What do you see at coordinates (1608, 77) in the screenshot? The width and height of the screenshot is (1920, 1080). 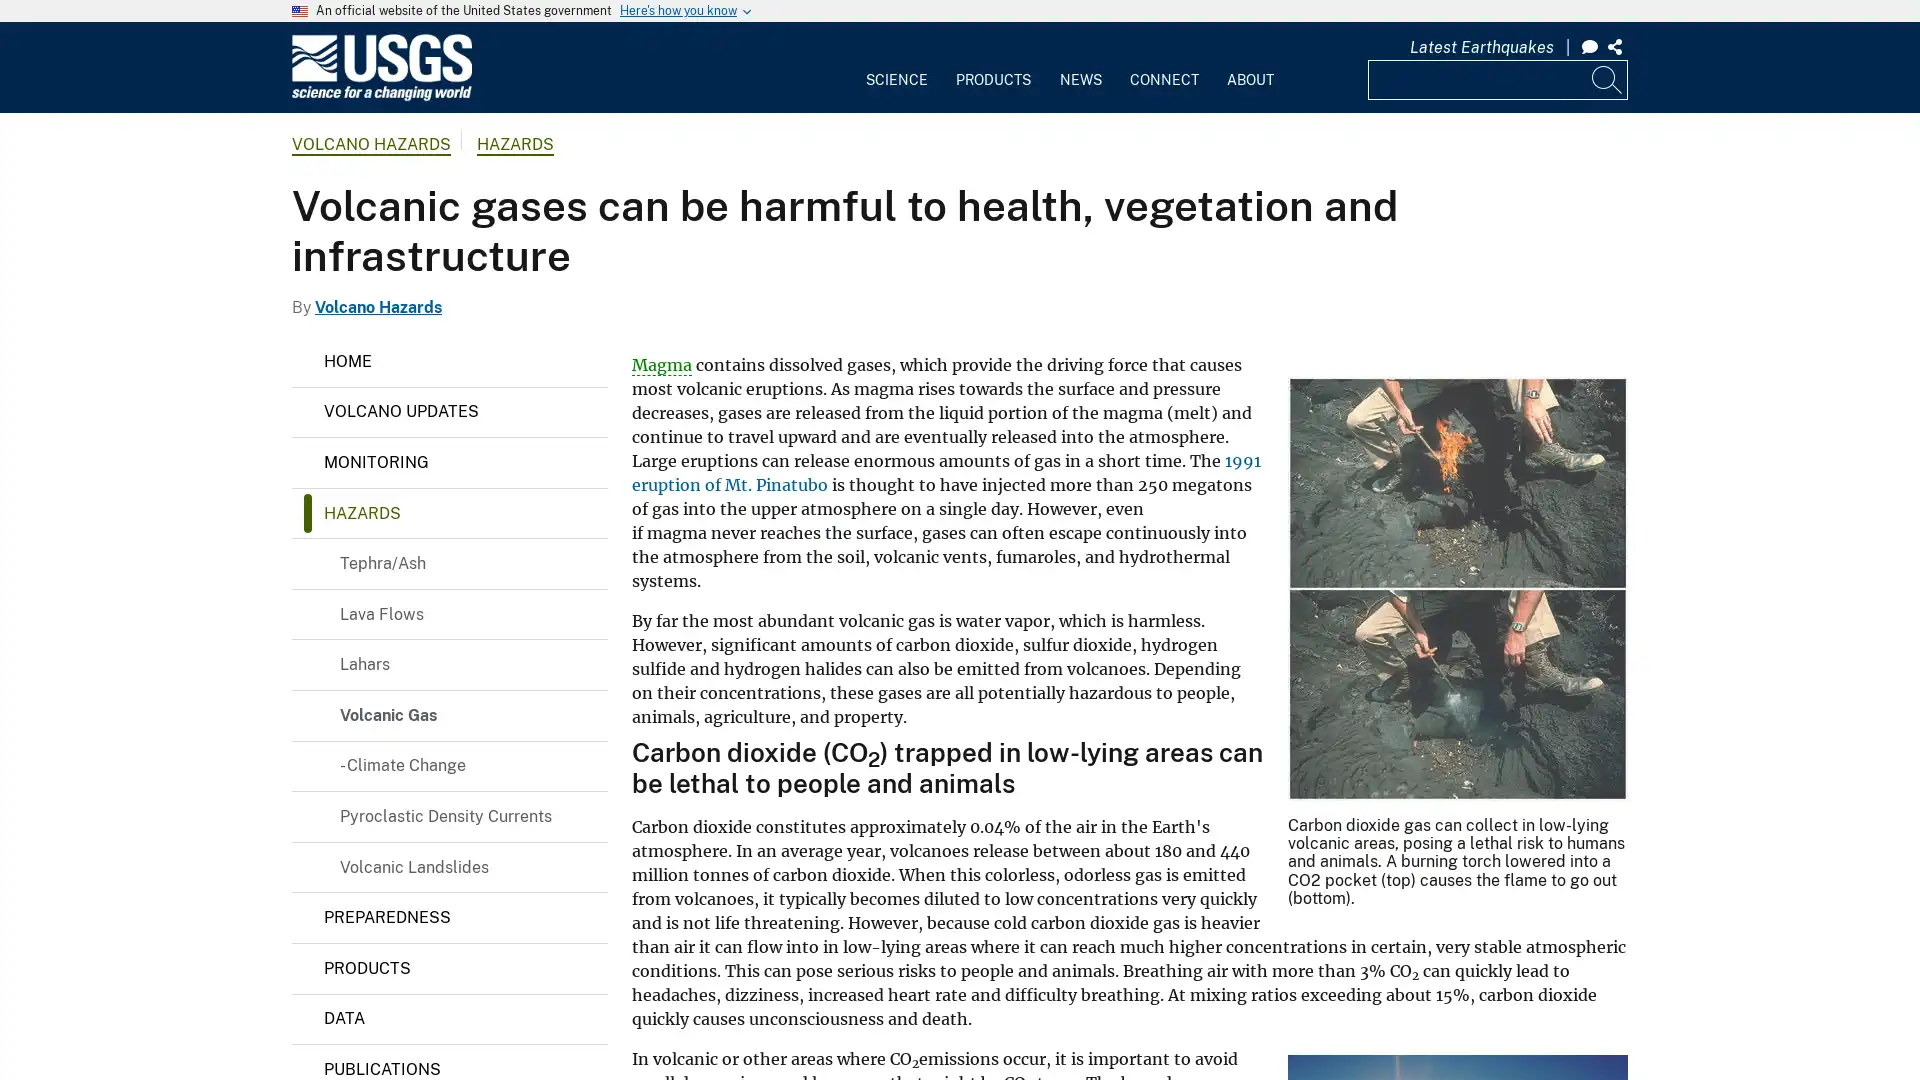 I see `Input` at bounding box center [1608, 77].